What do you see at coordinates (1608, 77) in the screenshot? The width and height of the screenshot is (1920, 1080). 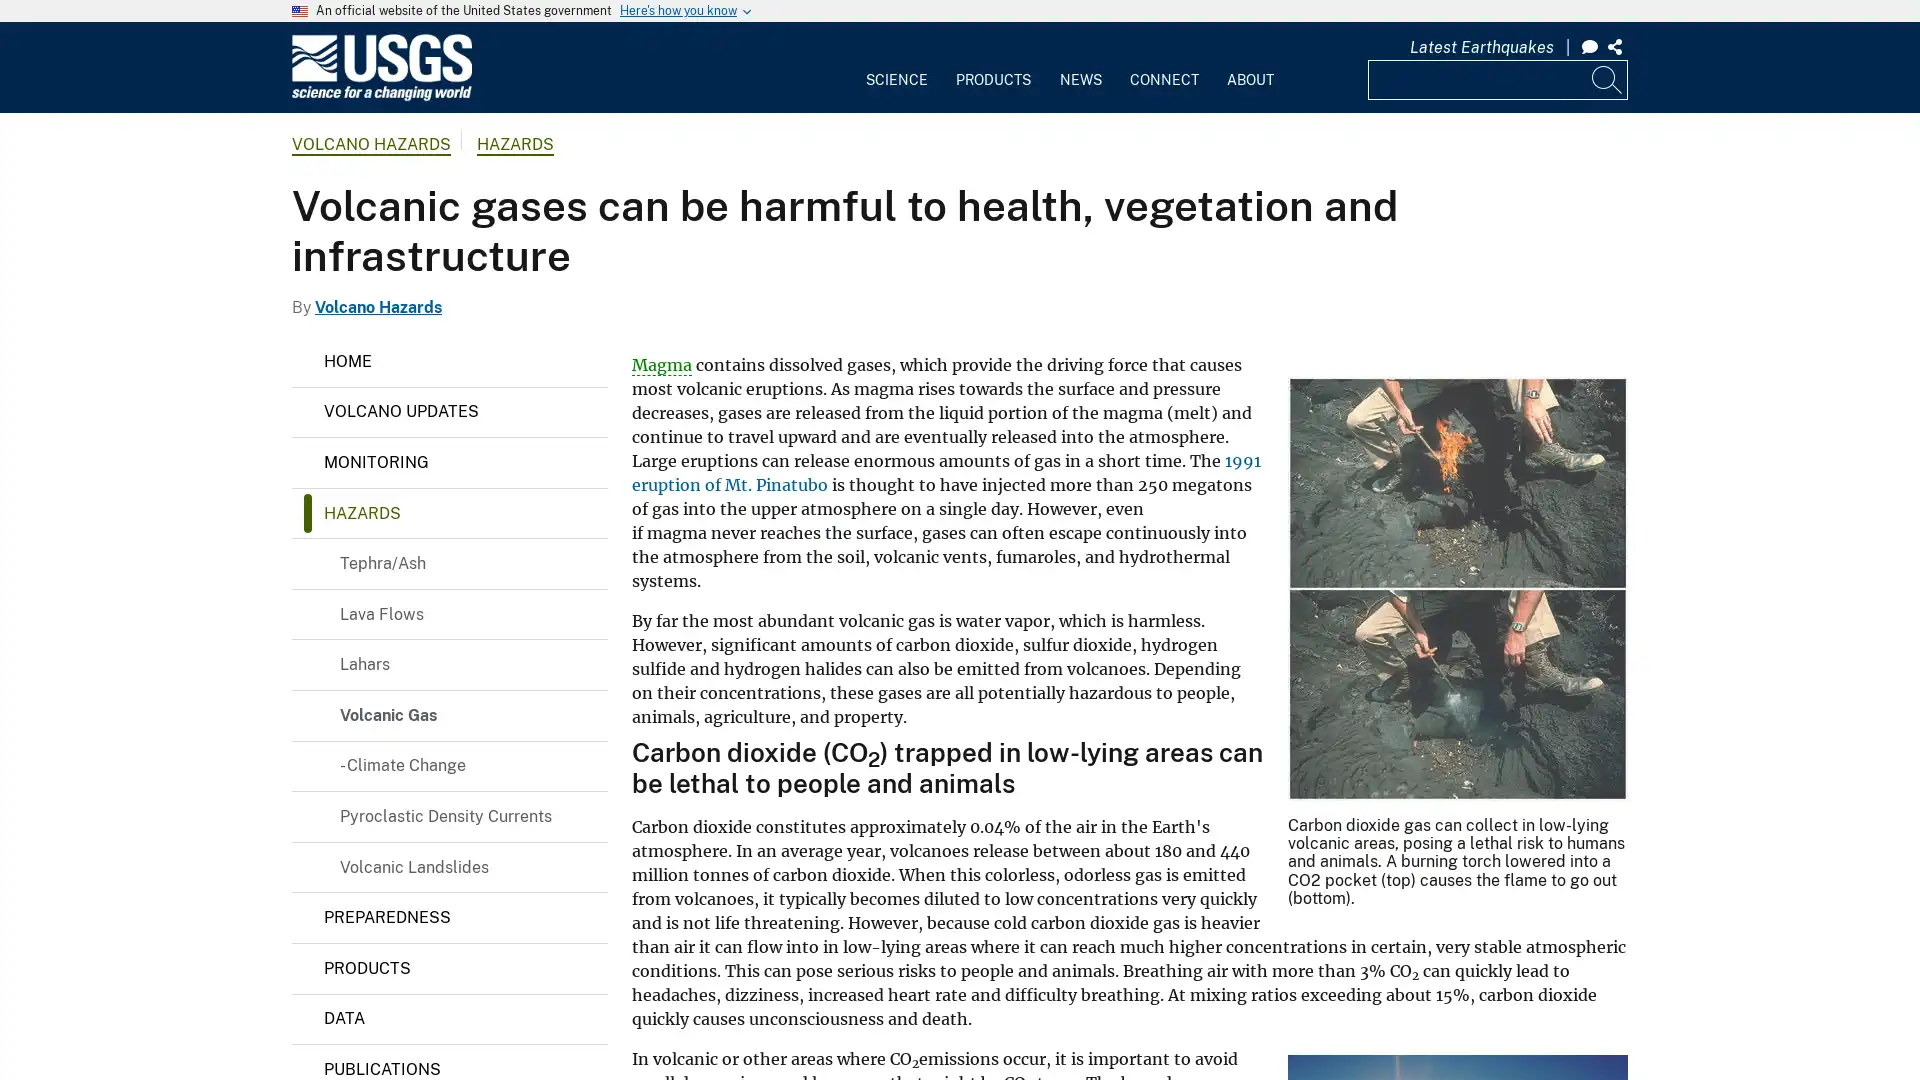 I see `Input` at bounding box center [1608, 77].